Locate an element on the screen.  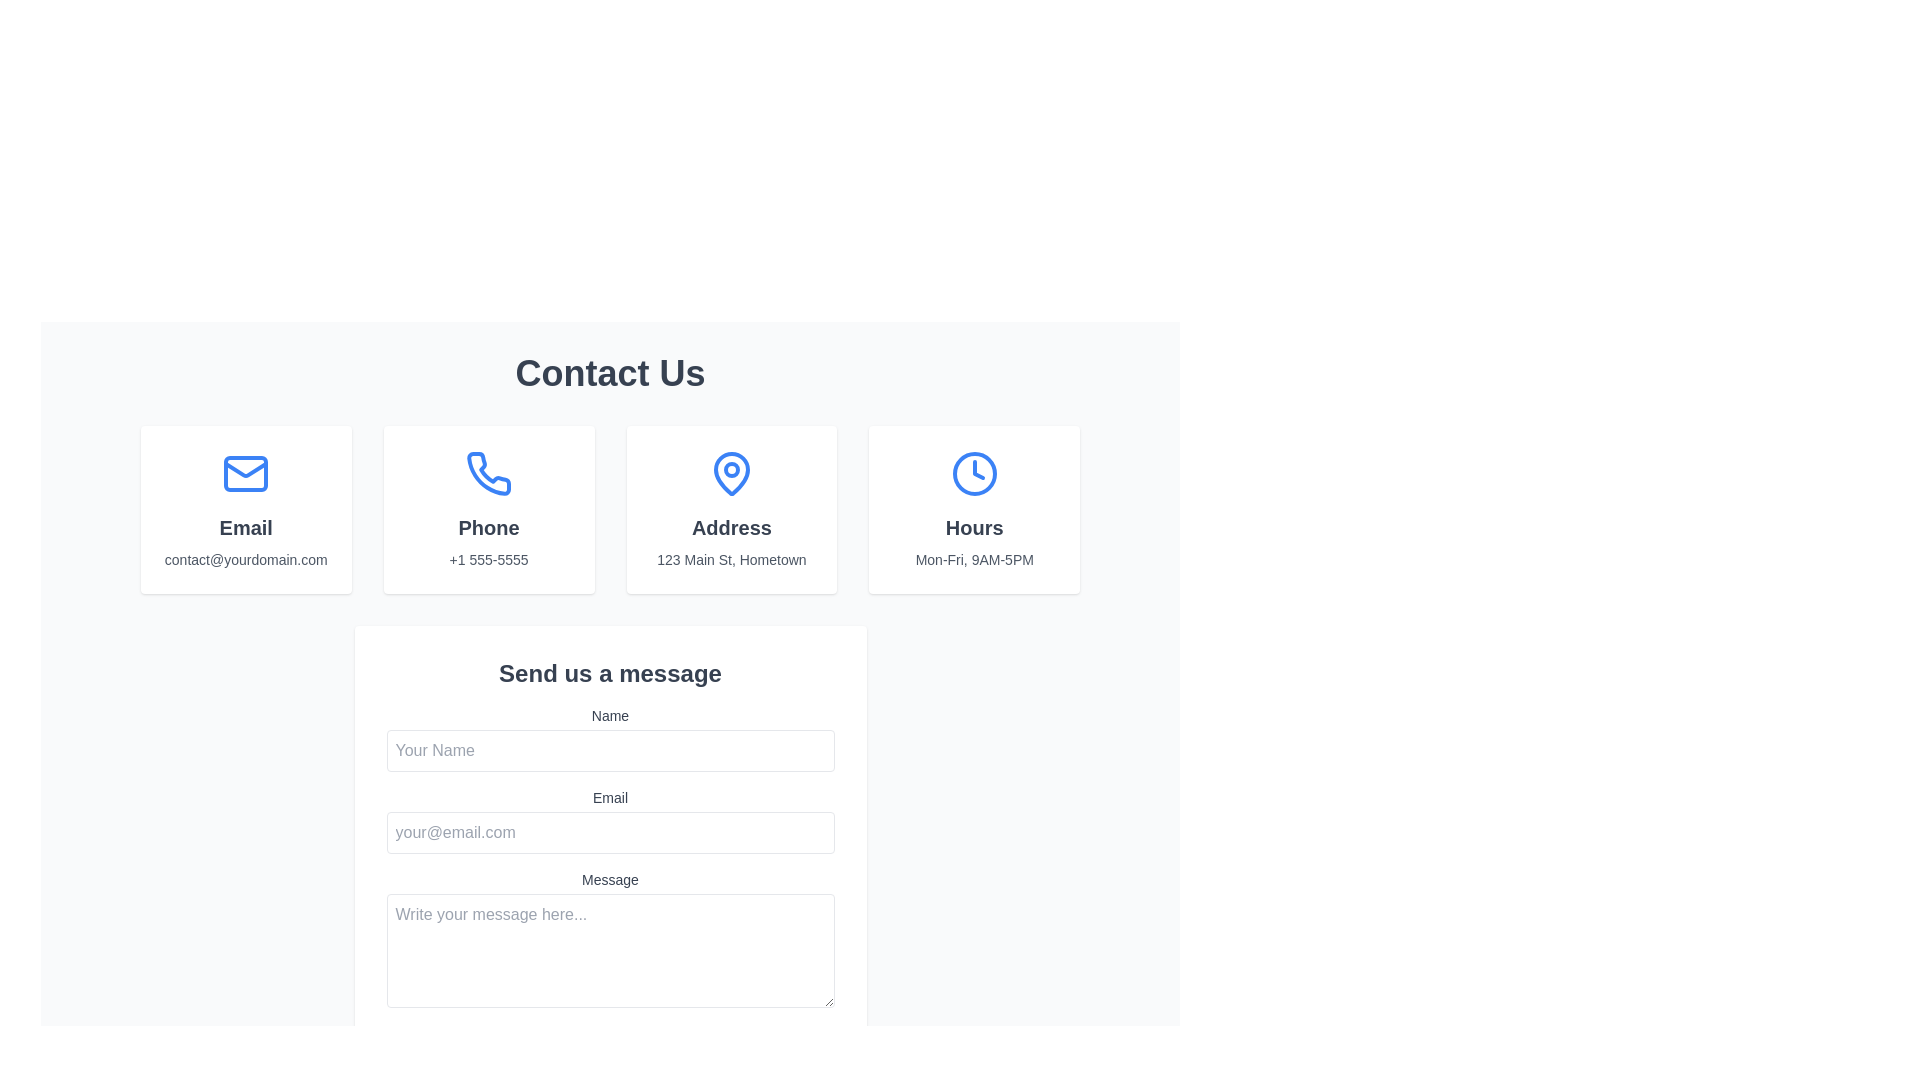
the 'Name' label, which is a small-sized, medium-weight, gray text located above the input field in the 'Send us a message' form is located at coordinates (609, 715).